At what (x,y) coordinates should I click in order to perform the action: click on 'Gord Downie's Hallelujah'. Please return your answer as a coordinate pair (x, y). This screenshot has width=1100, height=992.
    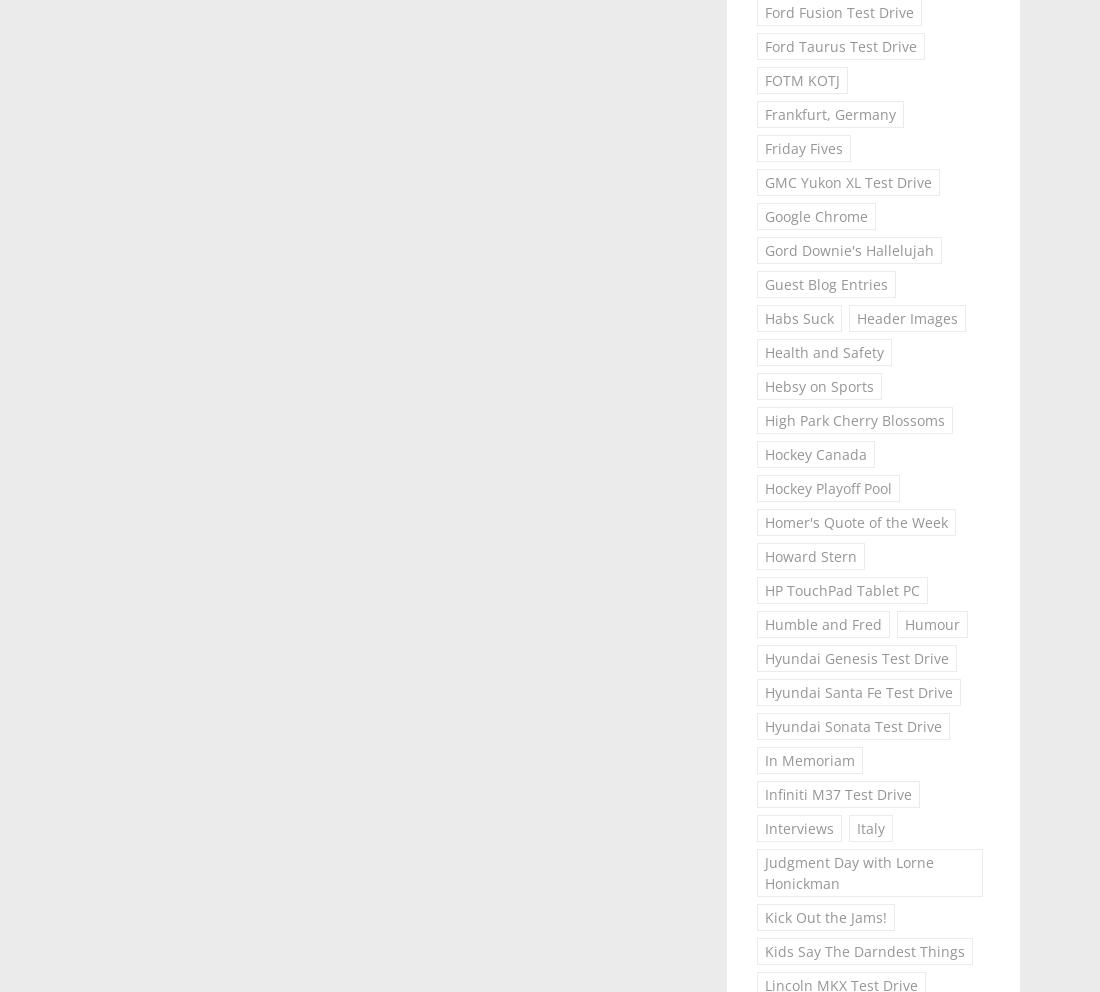
    Looking at the image, I should click on (763, 249).